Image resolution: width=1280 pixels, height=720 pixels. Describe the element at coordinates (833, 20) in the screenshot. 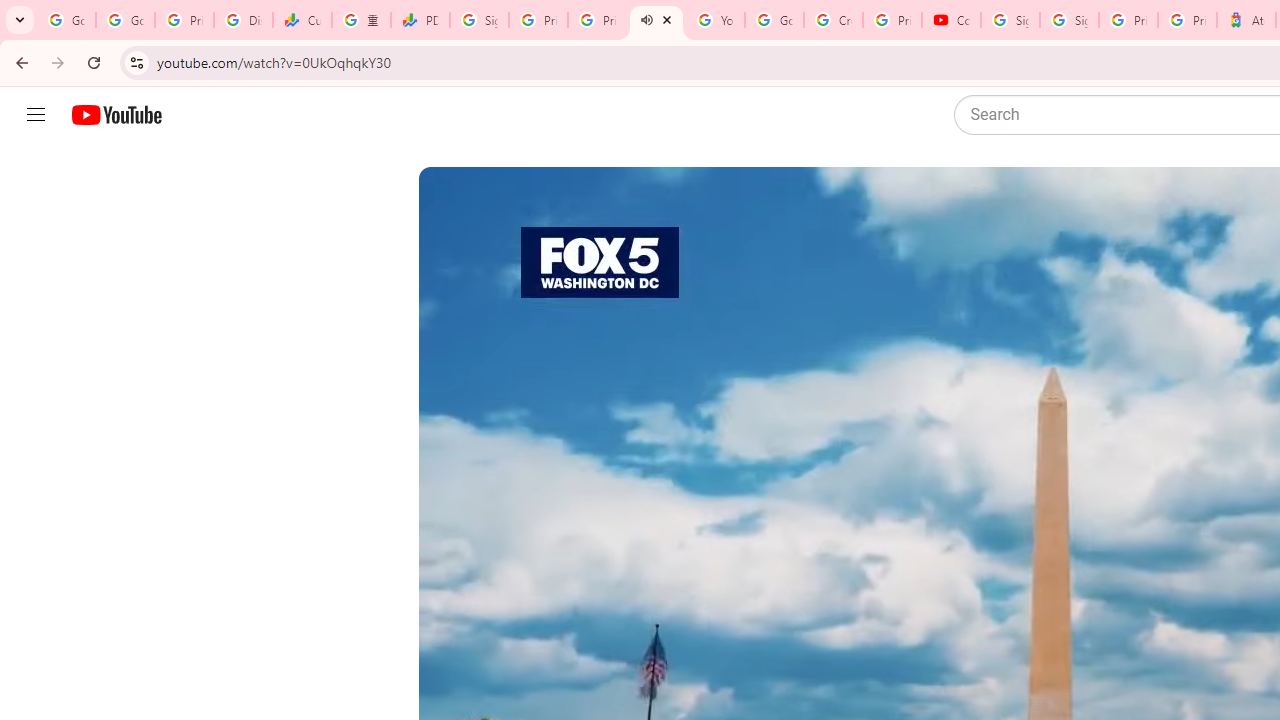

I see `'Create your Google Account'` at that location.